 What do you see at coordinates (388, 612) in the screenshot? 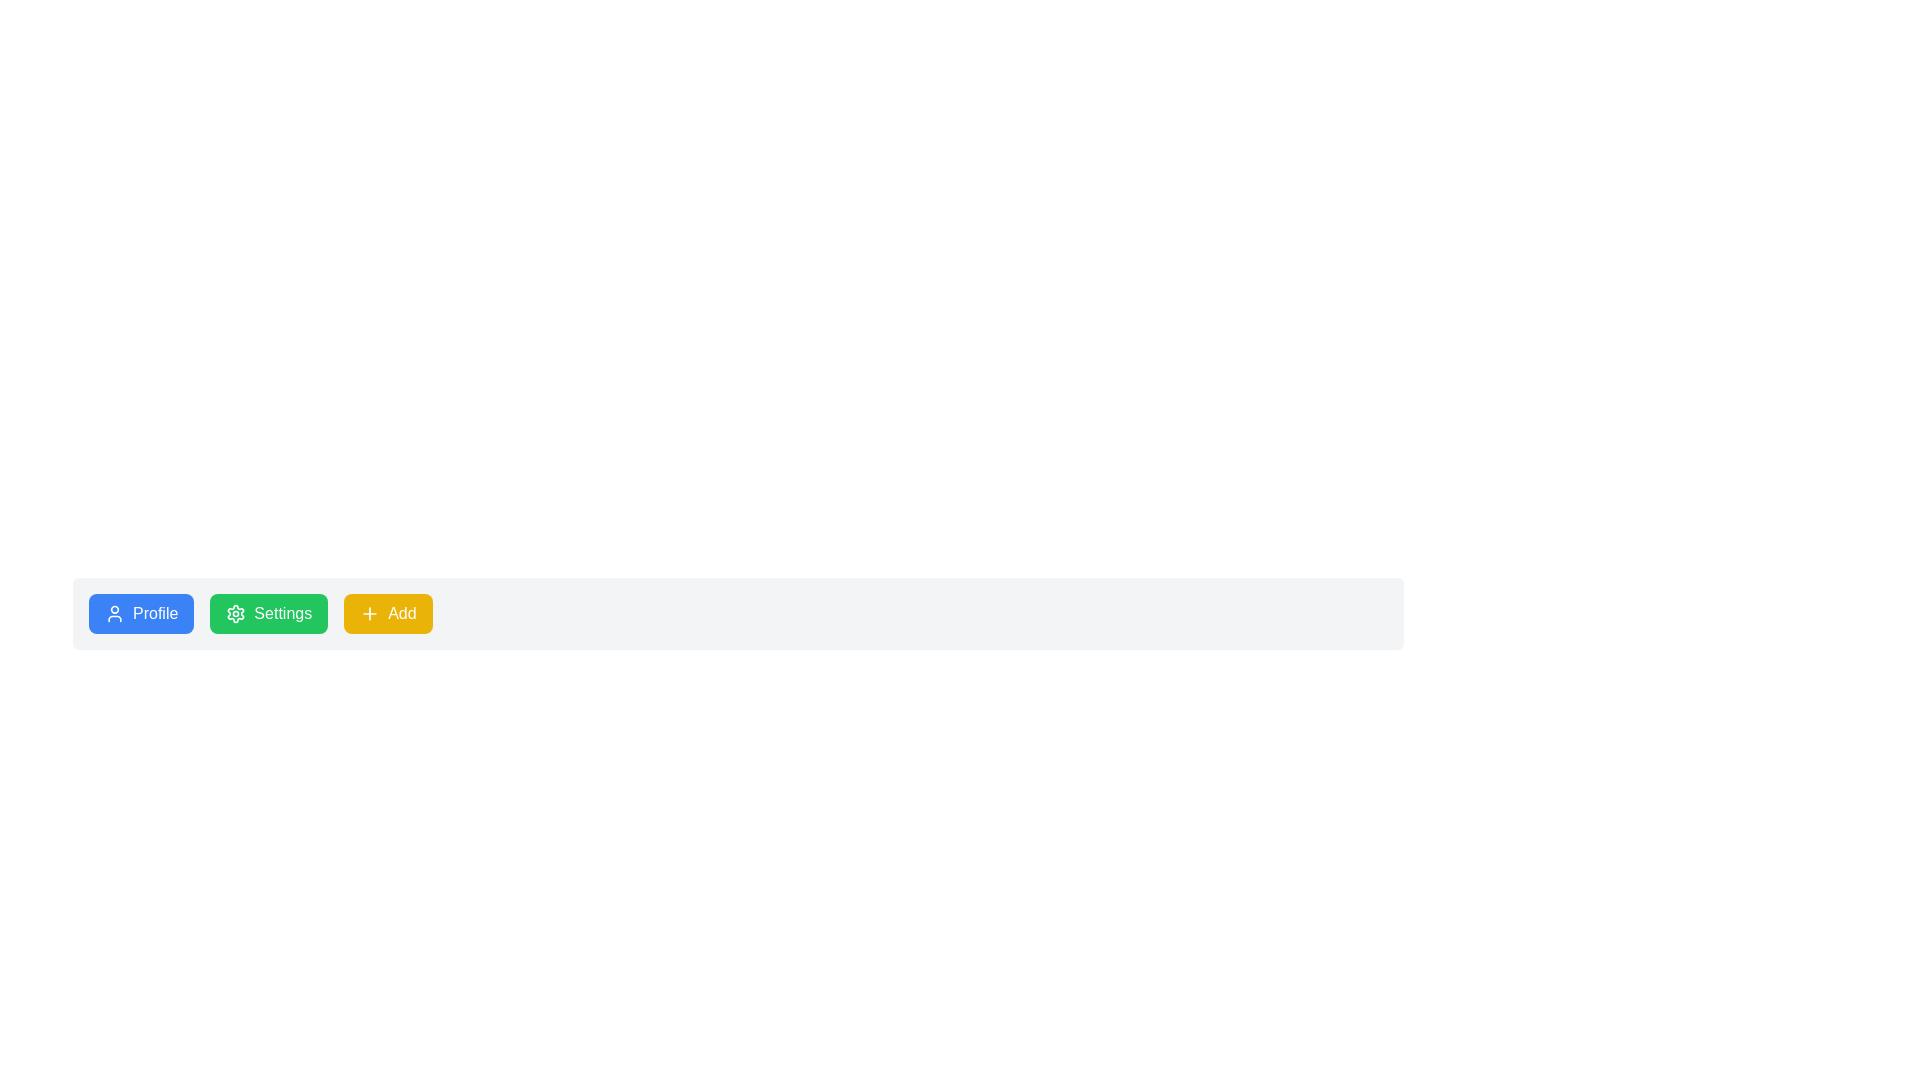
I see `the yellow button with rounded corners labeled 'Add', which is positioned at the third place in a row of buttons` at bounding box center [388, 612].